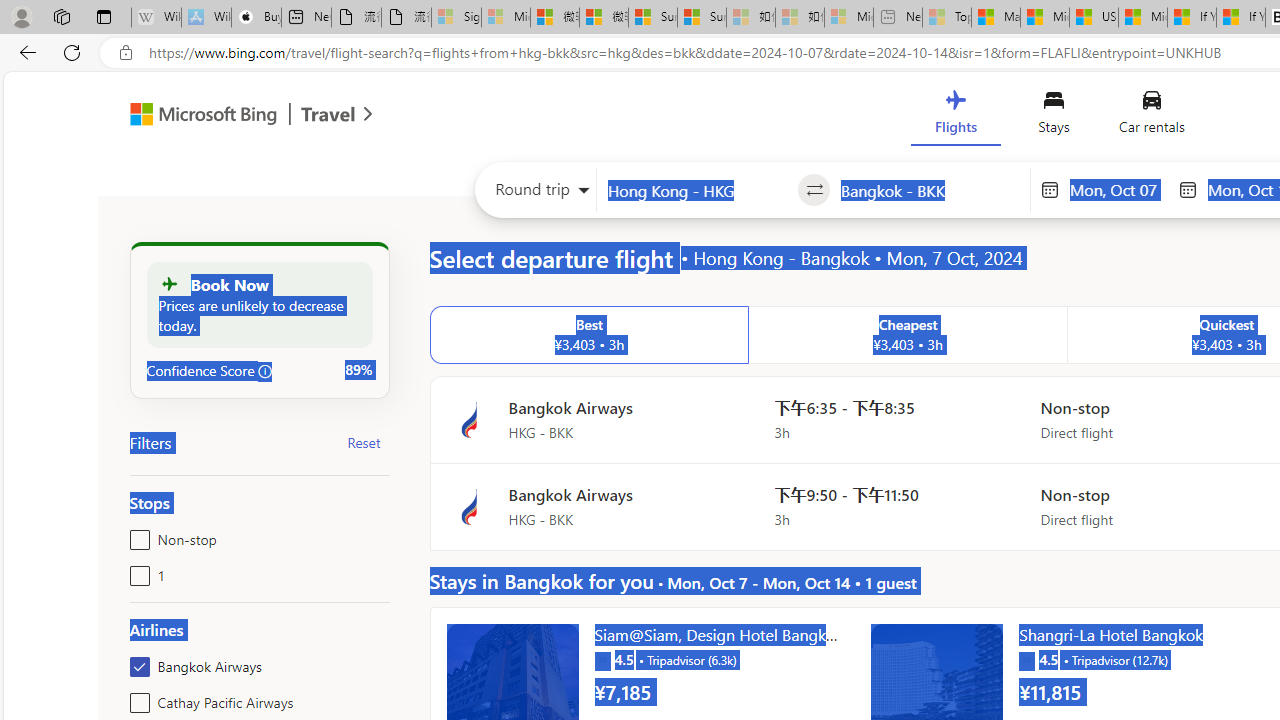 The height and width of the screenshot is (720, 1280). Describe the element at coordinates (264, 371) in the screenshot. I see `'Info tooltip'` at that location.